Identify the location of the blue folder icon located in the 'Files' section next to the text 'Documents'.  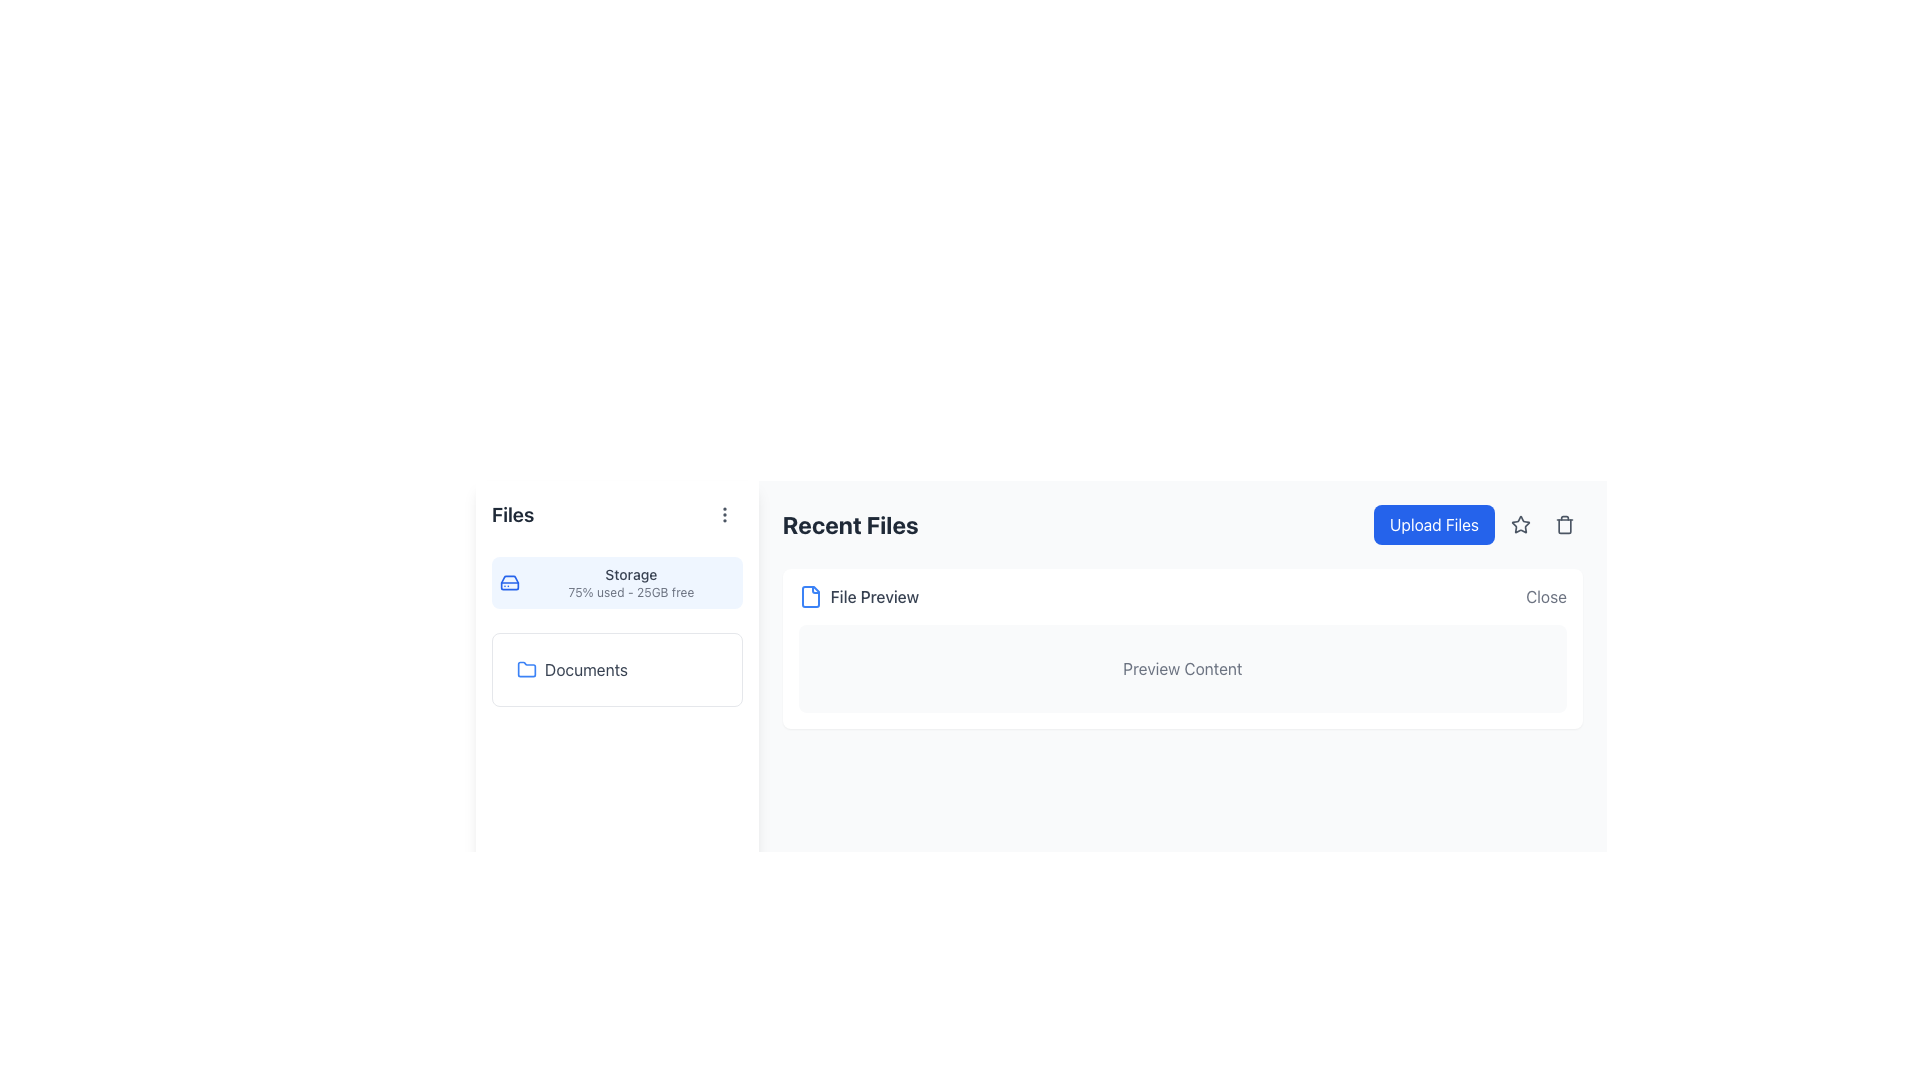
(527, 668).